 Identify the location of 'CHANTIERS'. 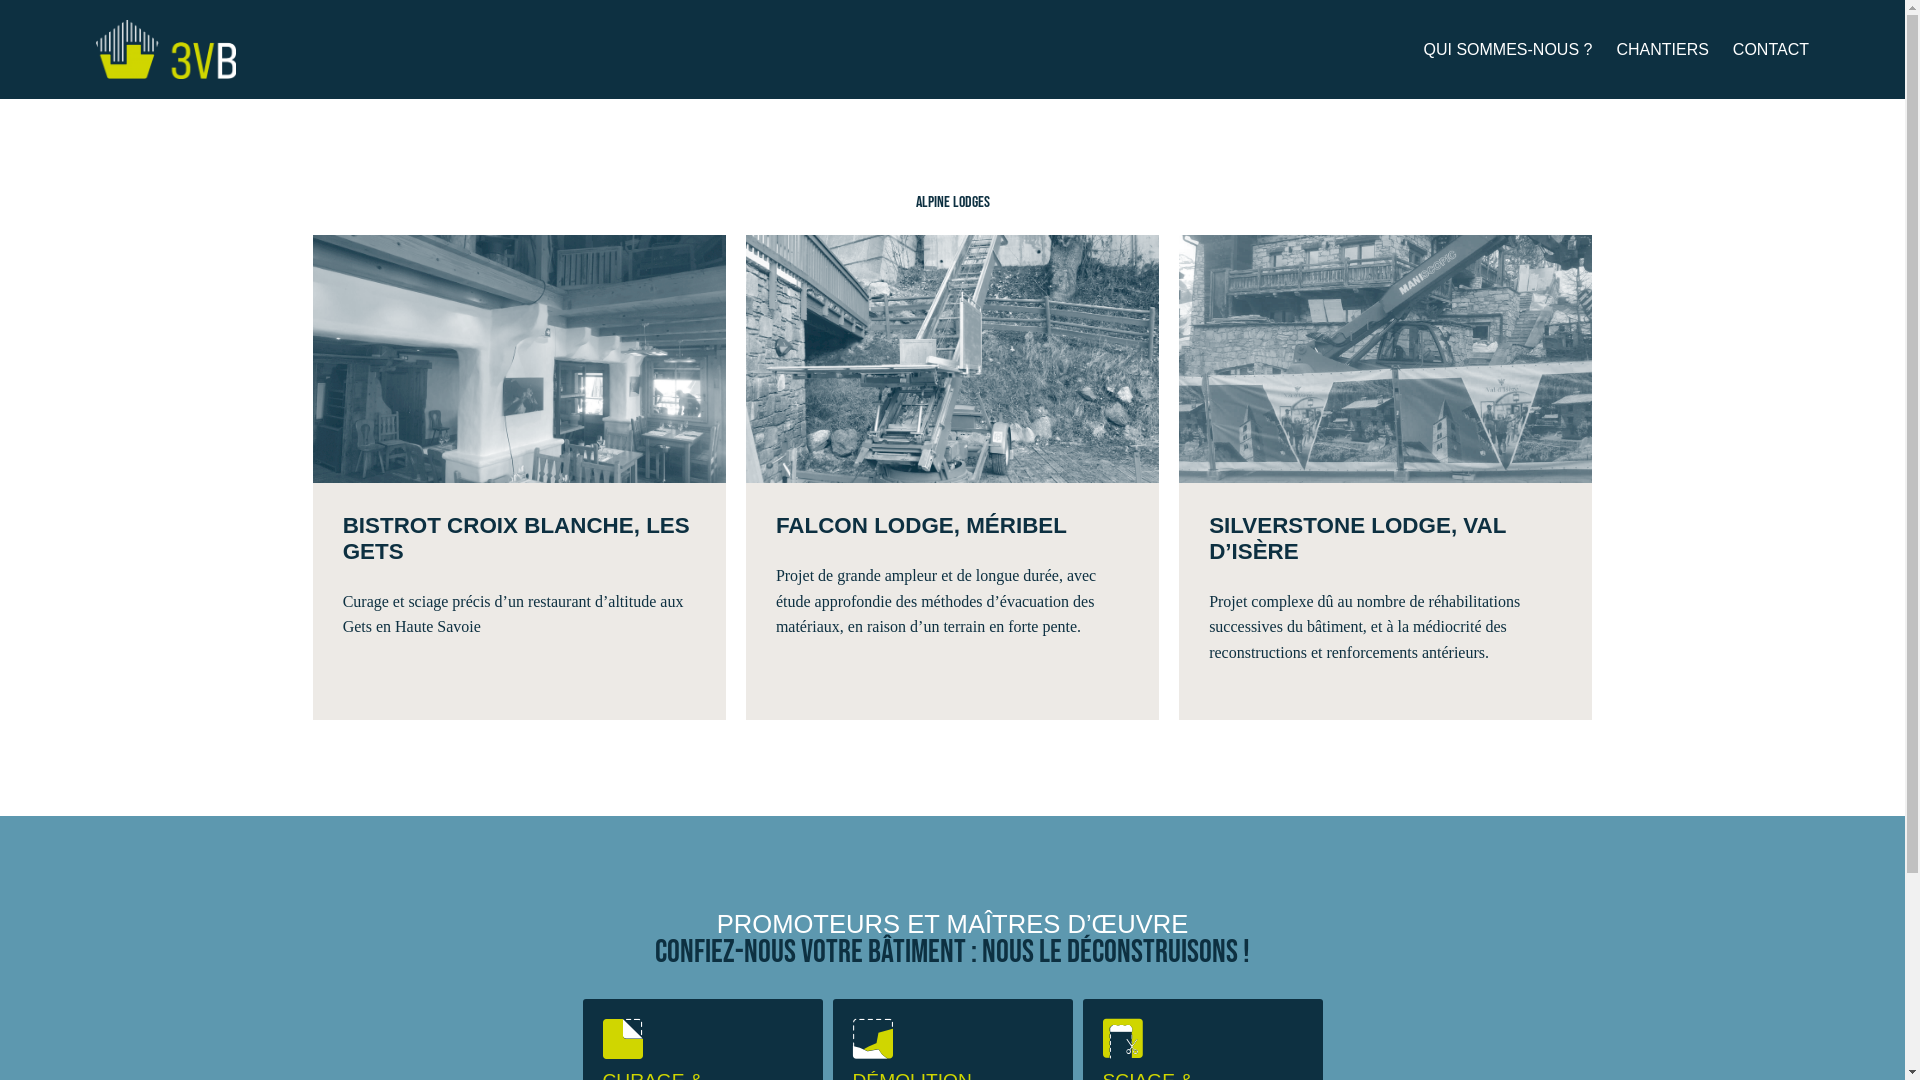
(1661, 49).